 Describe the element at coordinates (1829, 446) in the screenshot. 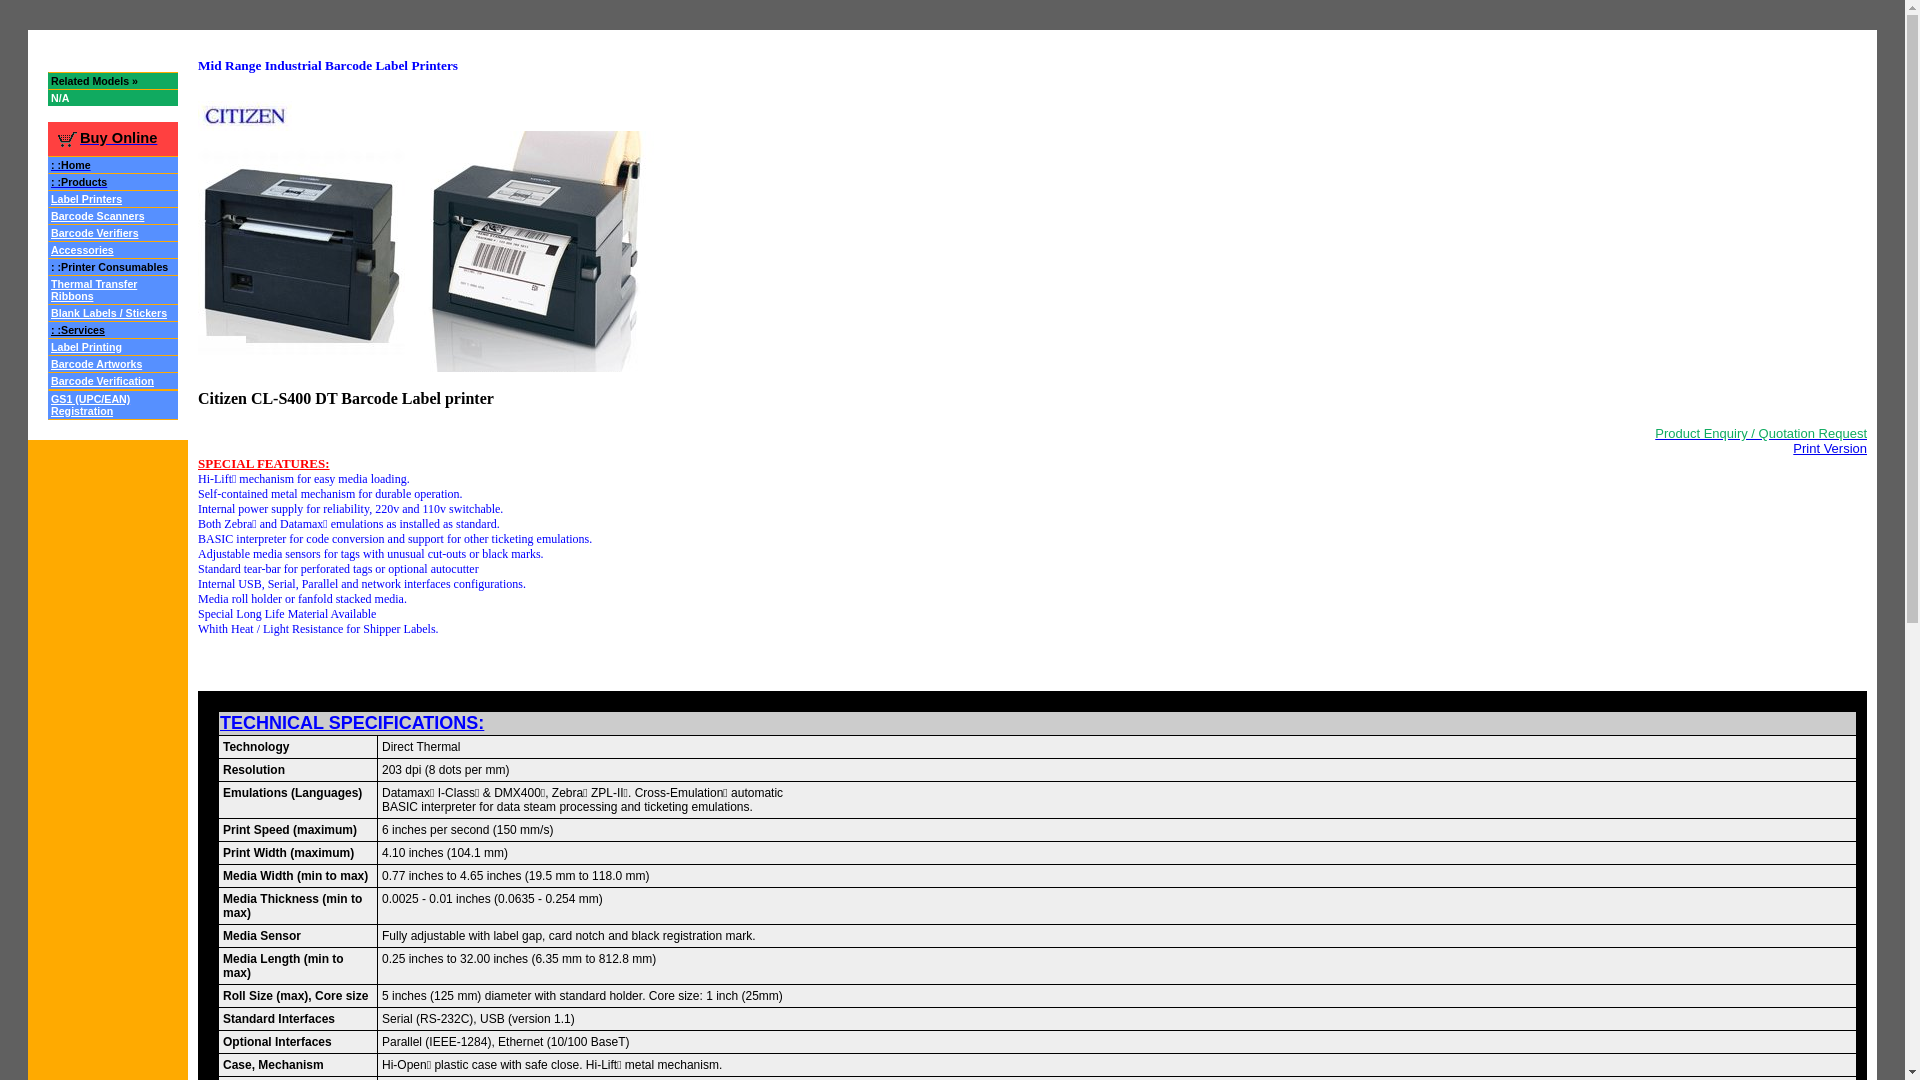

I see `'Print Version'` at that location.